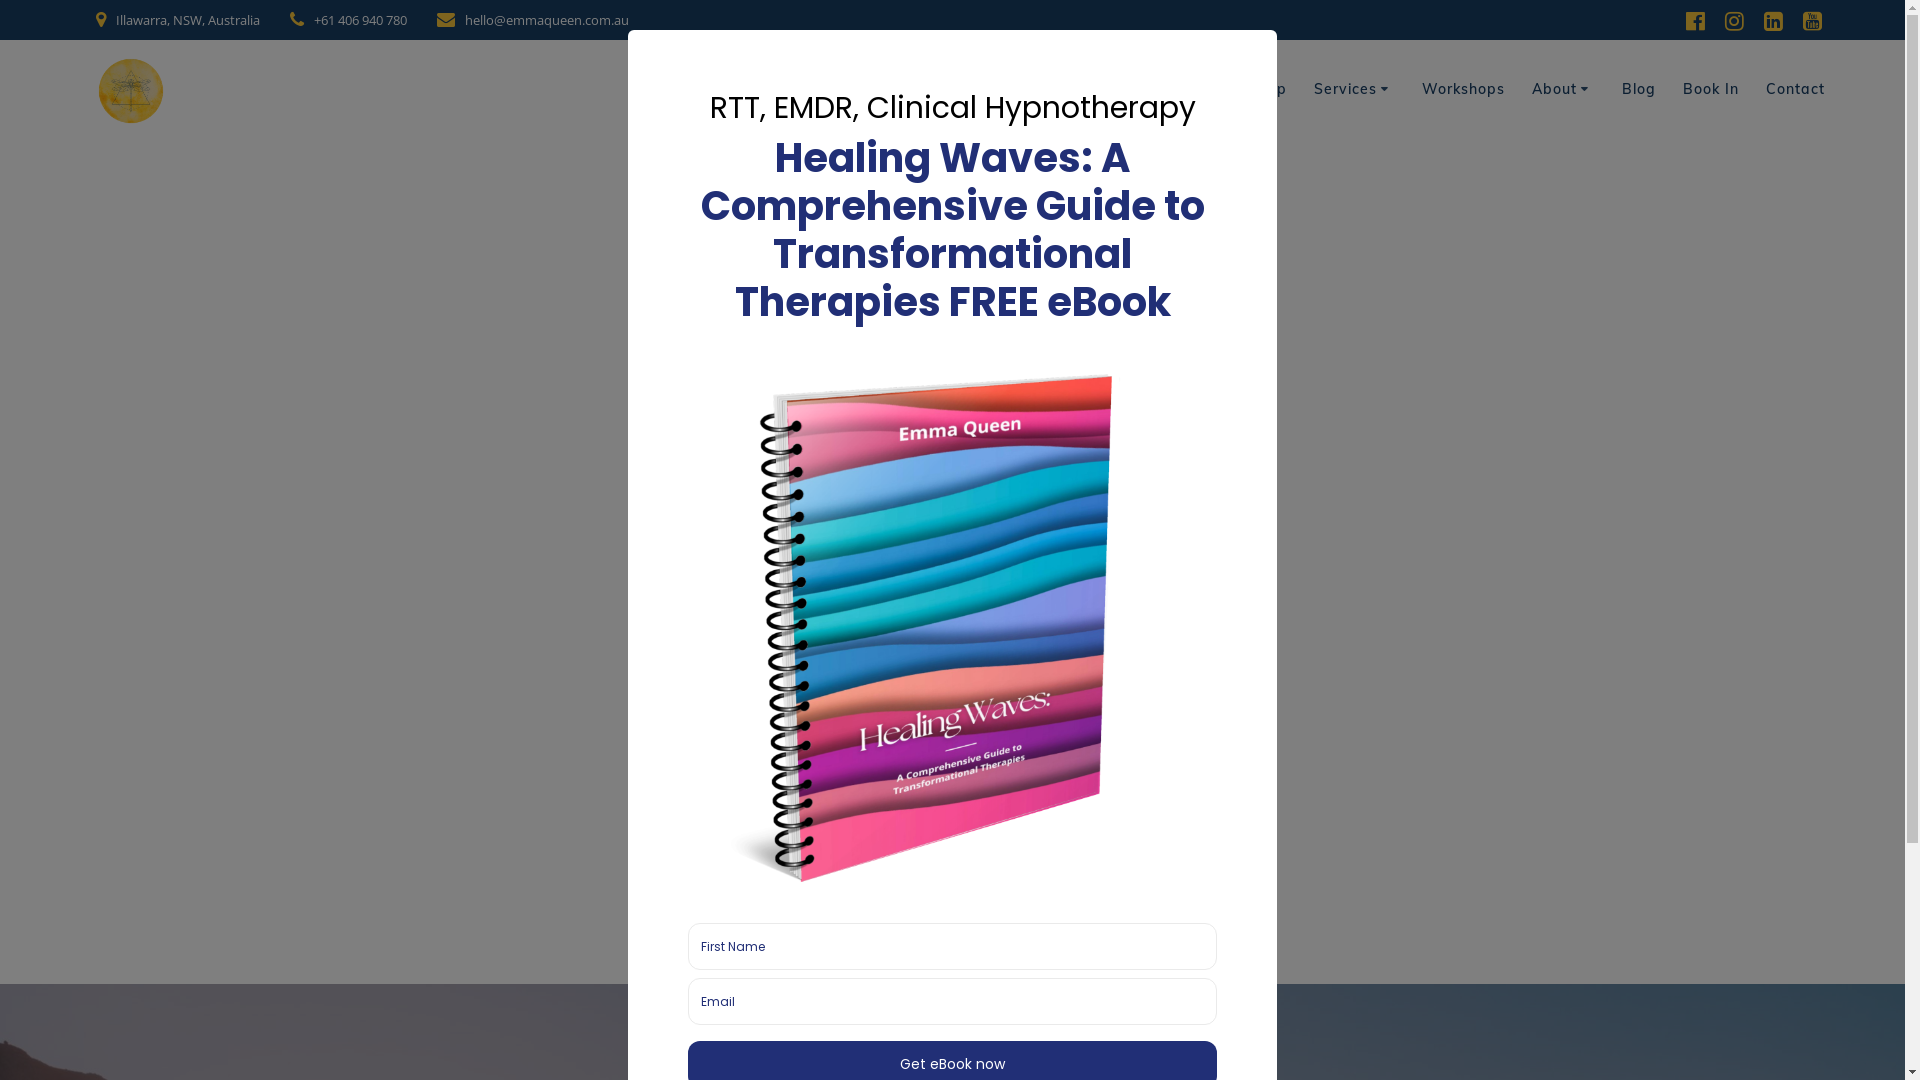  What do you see at coordinates (1266, 90) in the screenshot?
I see `'Shop'` at bounding box center [1266, 90].